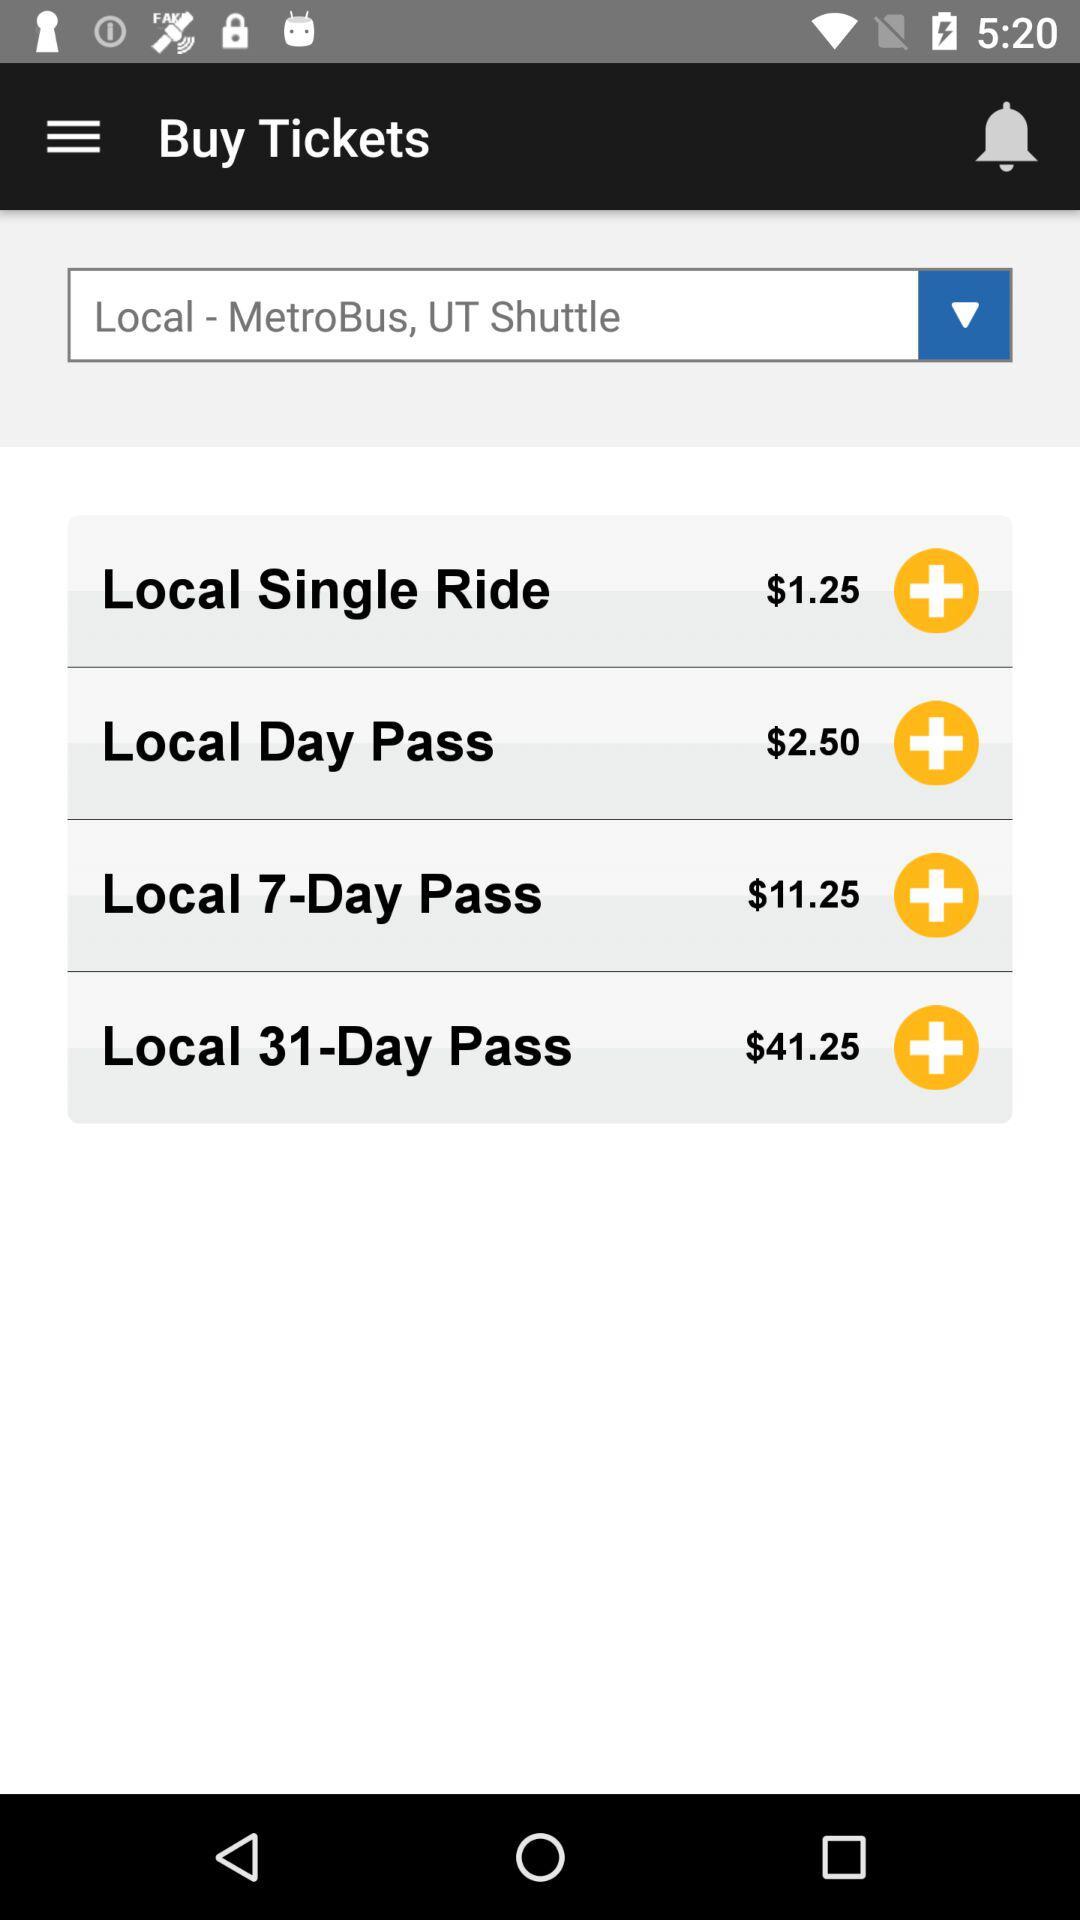 The width and height of the screenshot is (1080, 1920). What do you see at coordinates (1006, 135) in the screenshot?
I see `icon above the local metrobus ut item` at bounding box center [1006, 135].